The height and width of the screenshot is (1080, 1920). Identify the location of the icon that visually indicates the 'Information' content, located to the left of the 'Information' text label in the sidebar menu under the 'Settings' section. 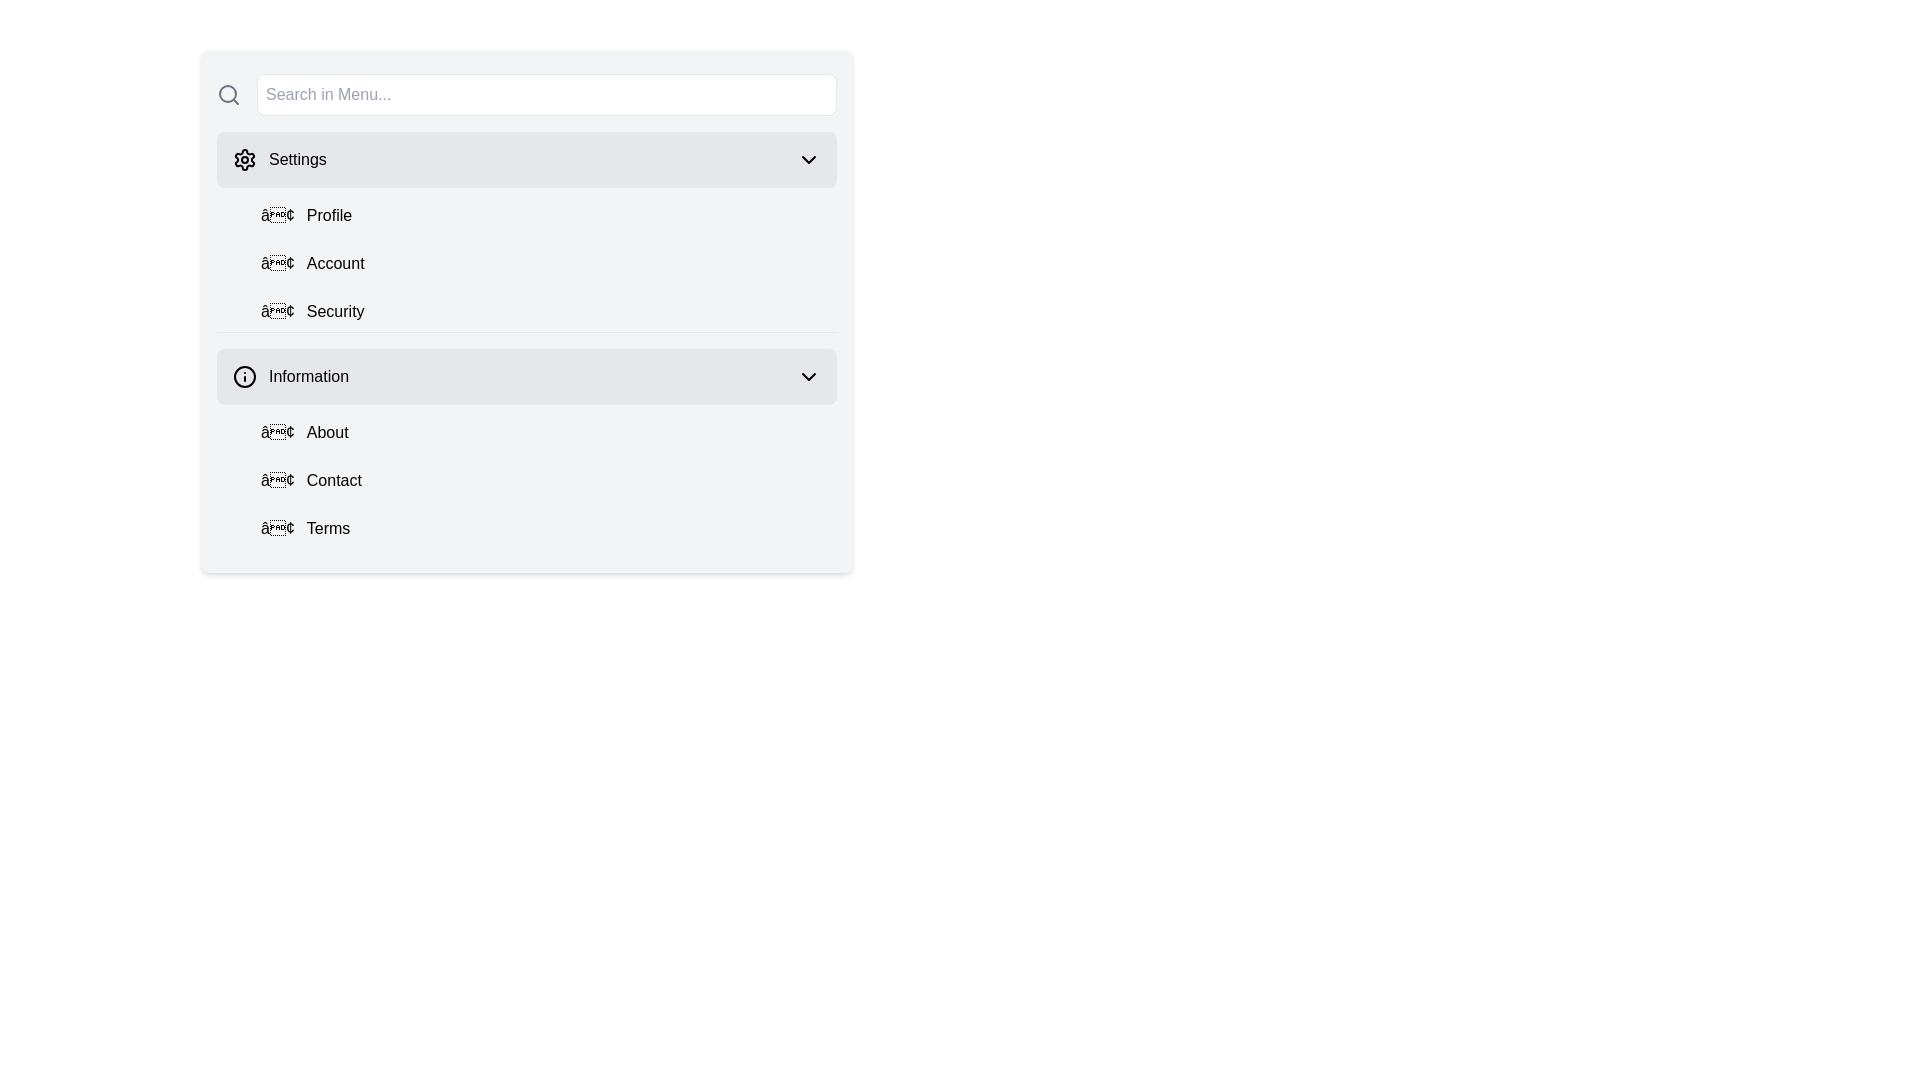
(243, 377).